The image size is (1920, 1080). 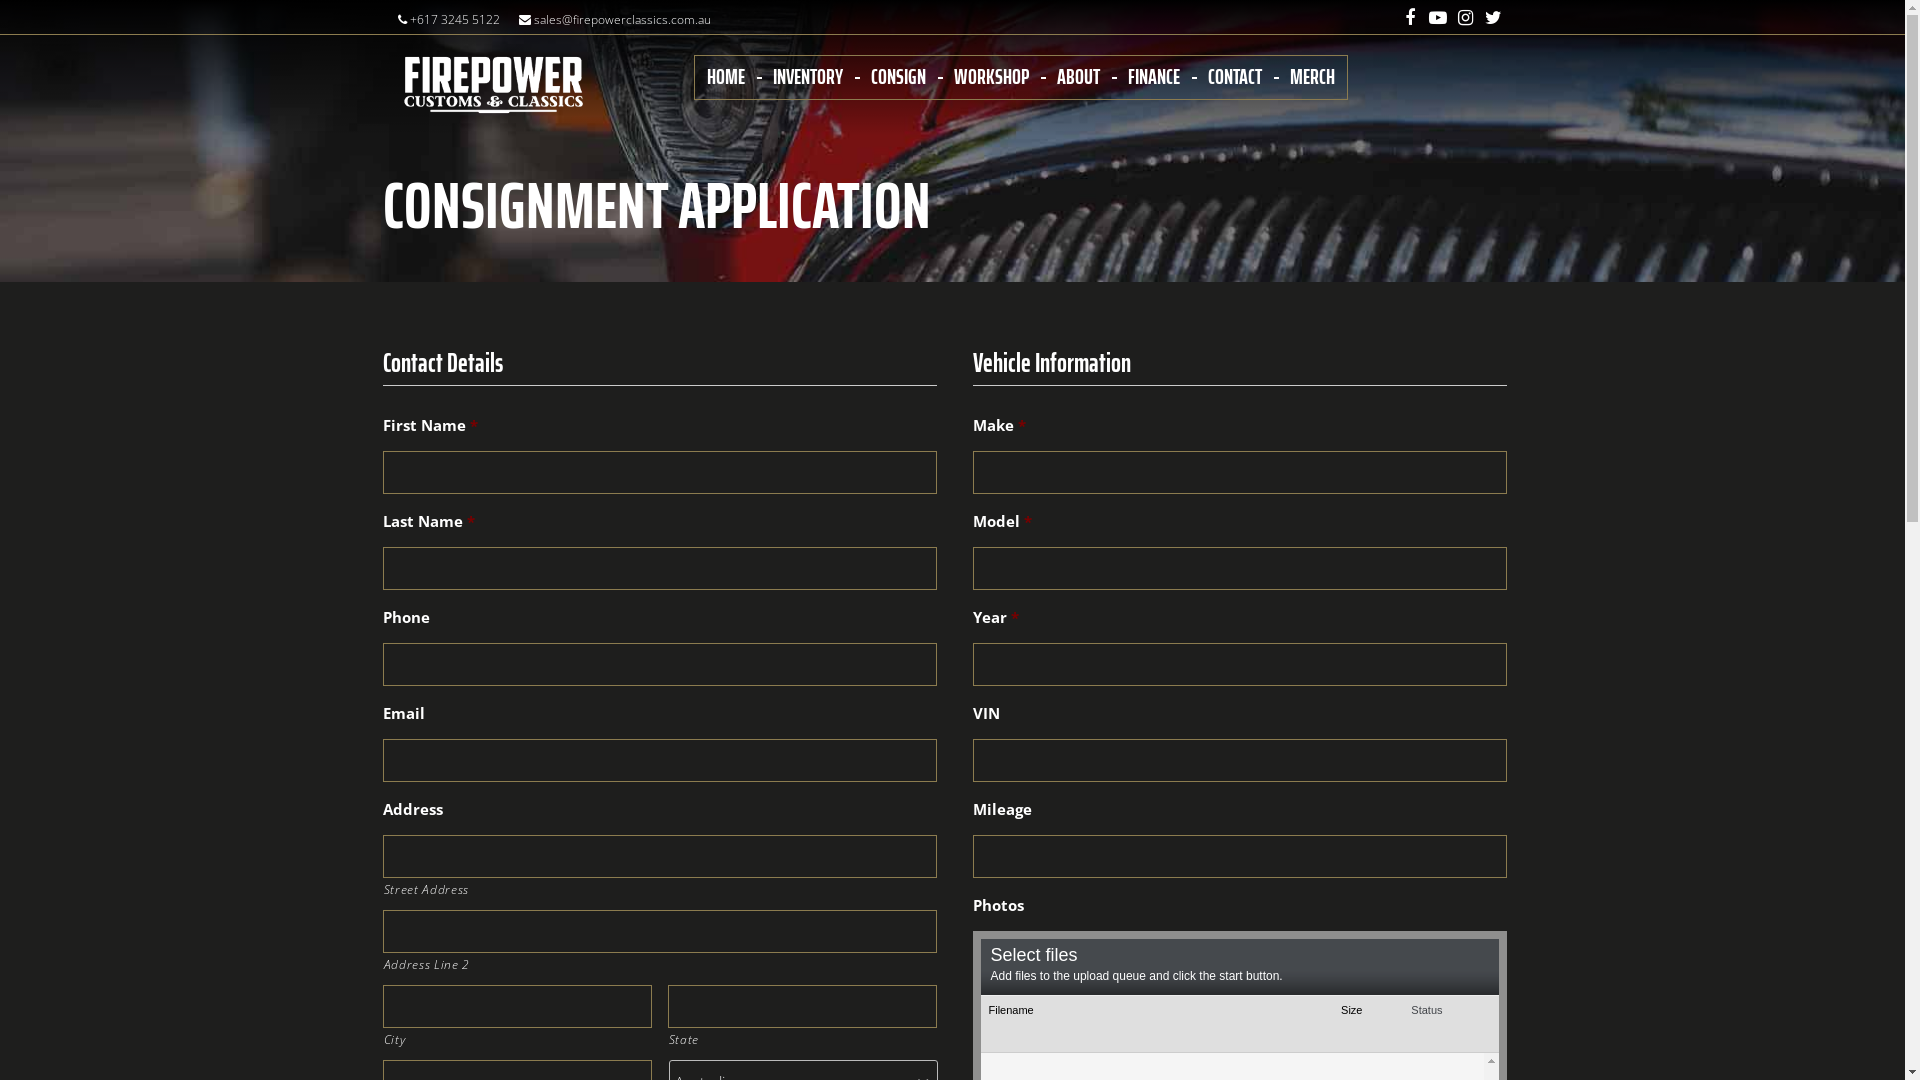 What do you see at coordinates (1493, 16) in the screenshot?
I see `'Twitter'` at bounding box center [1493, 16].